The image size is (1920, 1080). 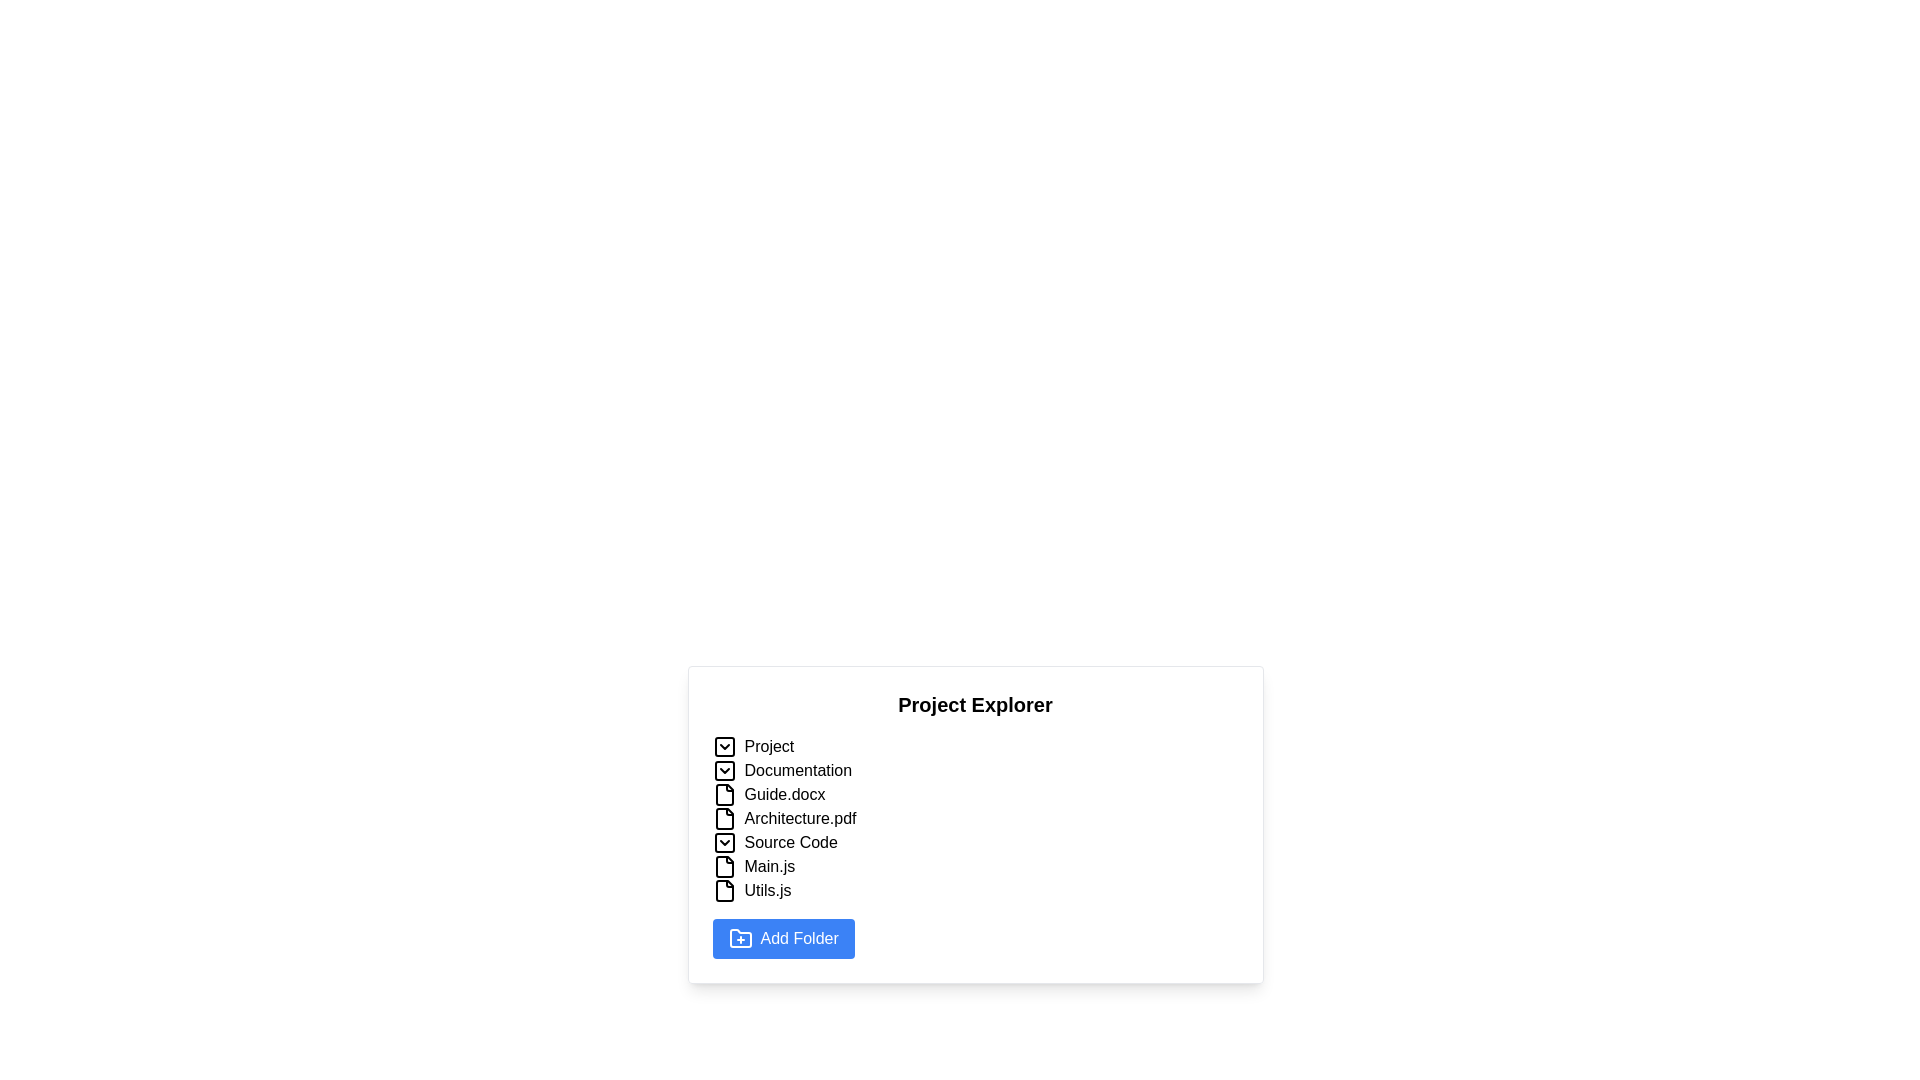 I want to click on the SVG icon representing the file 'Utils.js' to interact with the file, so click(x=723, y=890).